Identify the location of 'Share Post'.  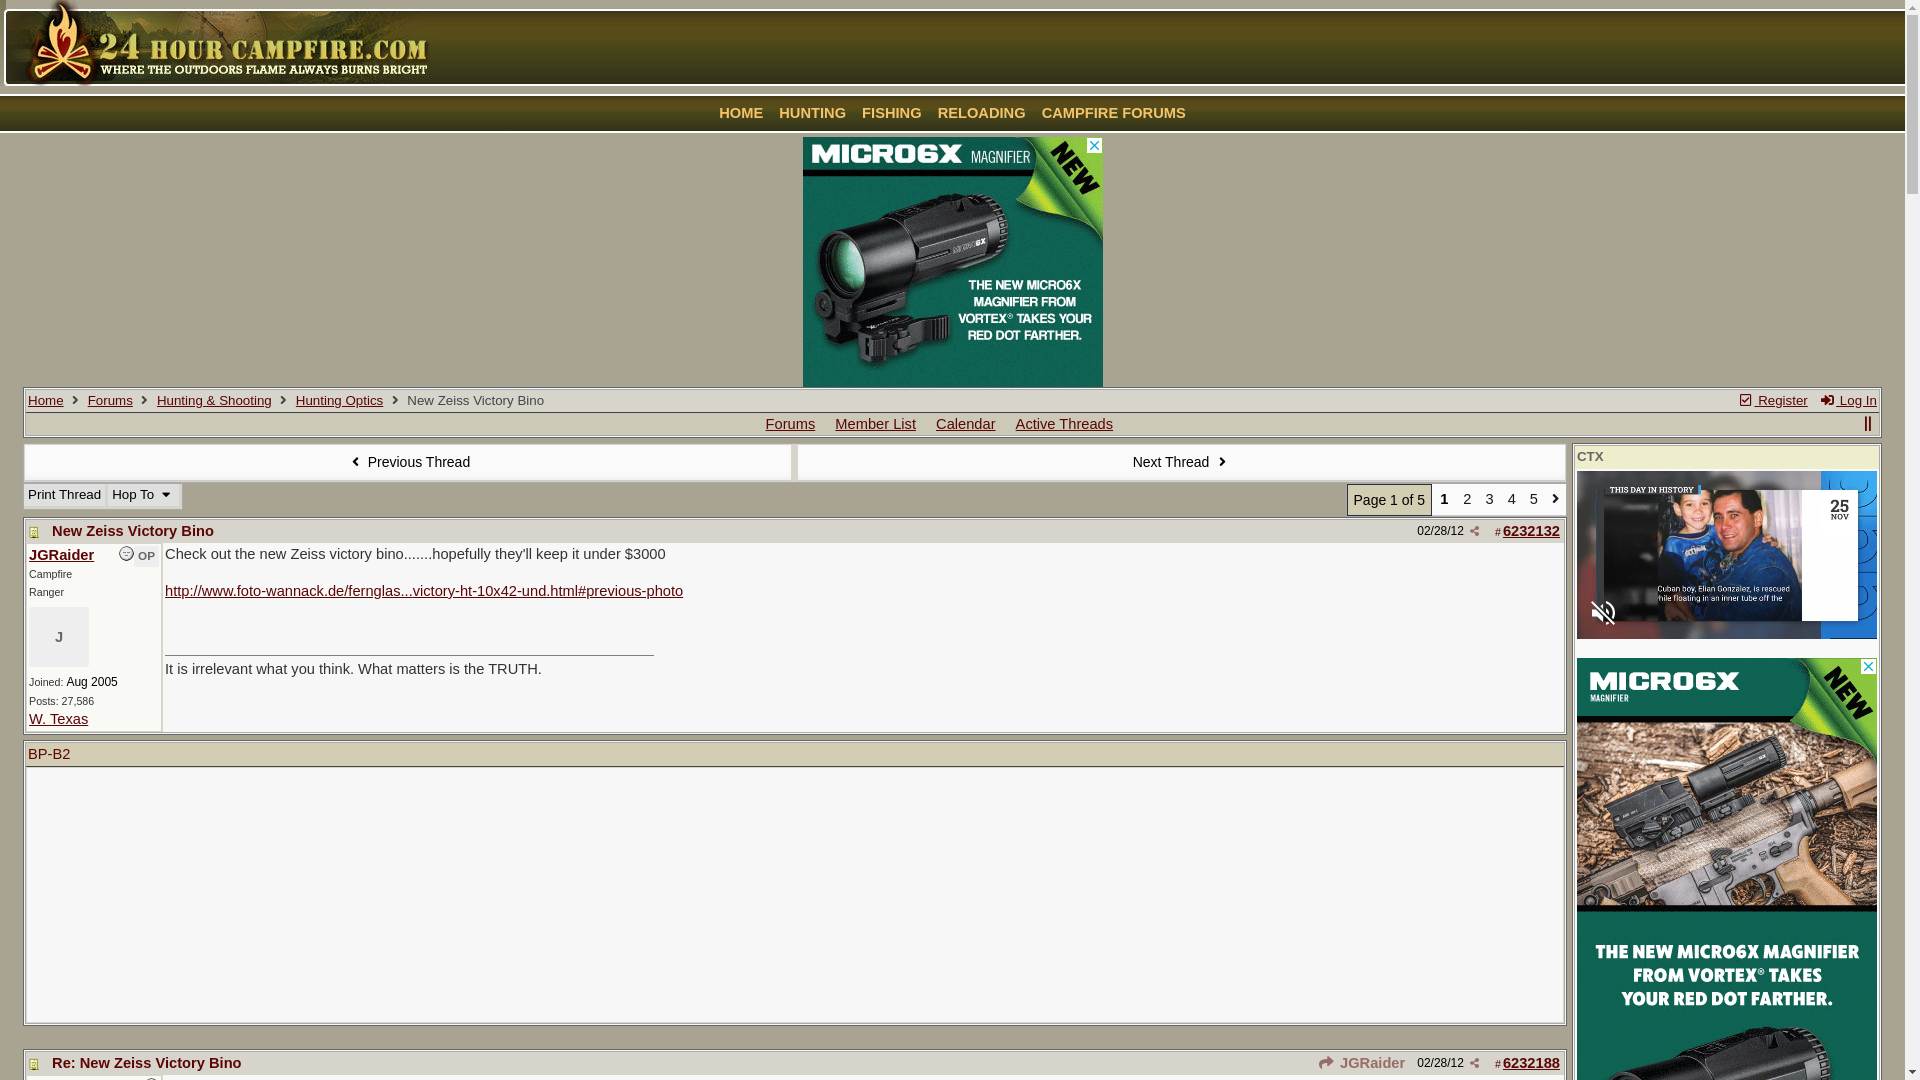
(1464, 530).